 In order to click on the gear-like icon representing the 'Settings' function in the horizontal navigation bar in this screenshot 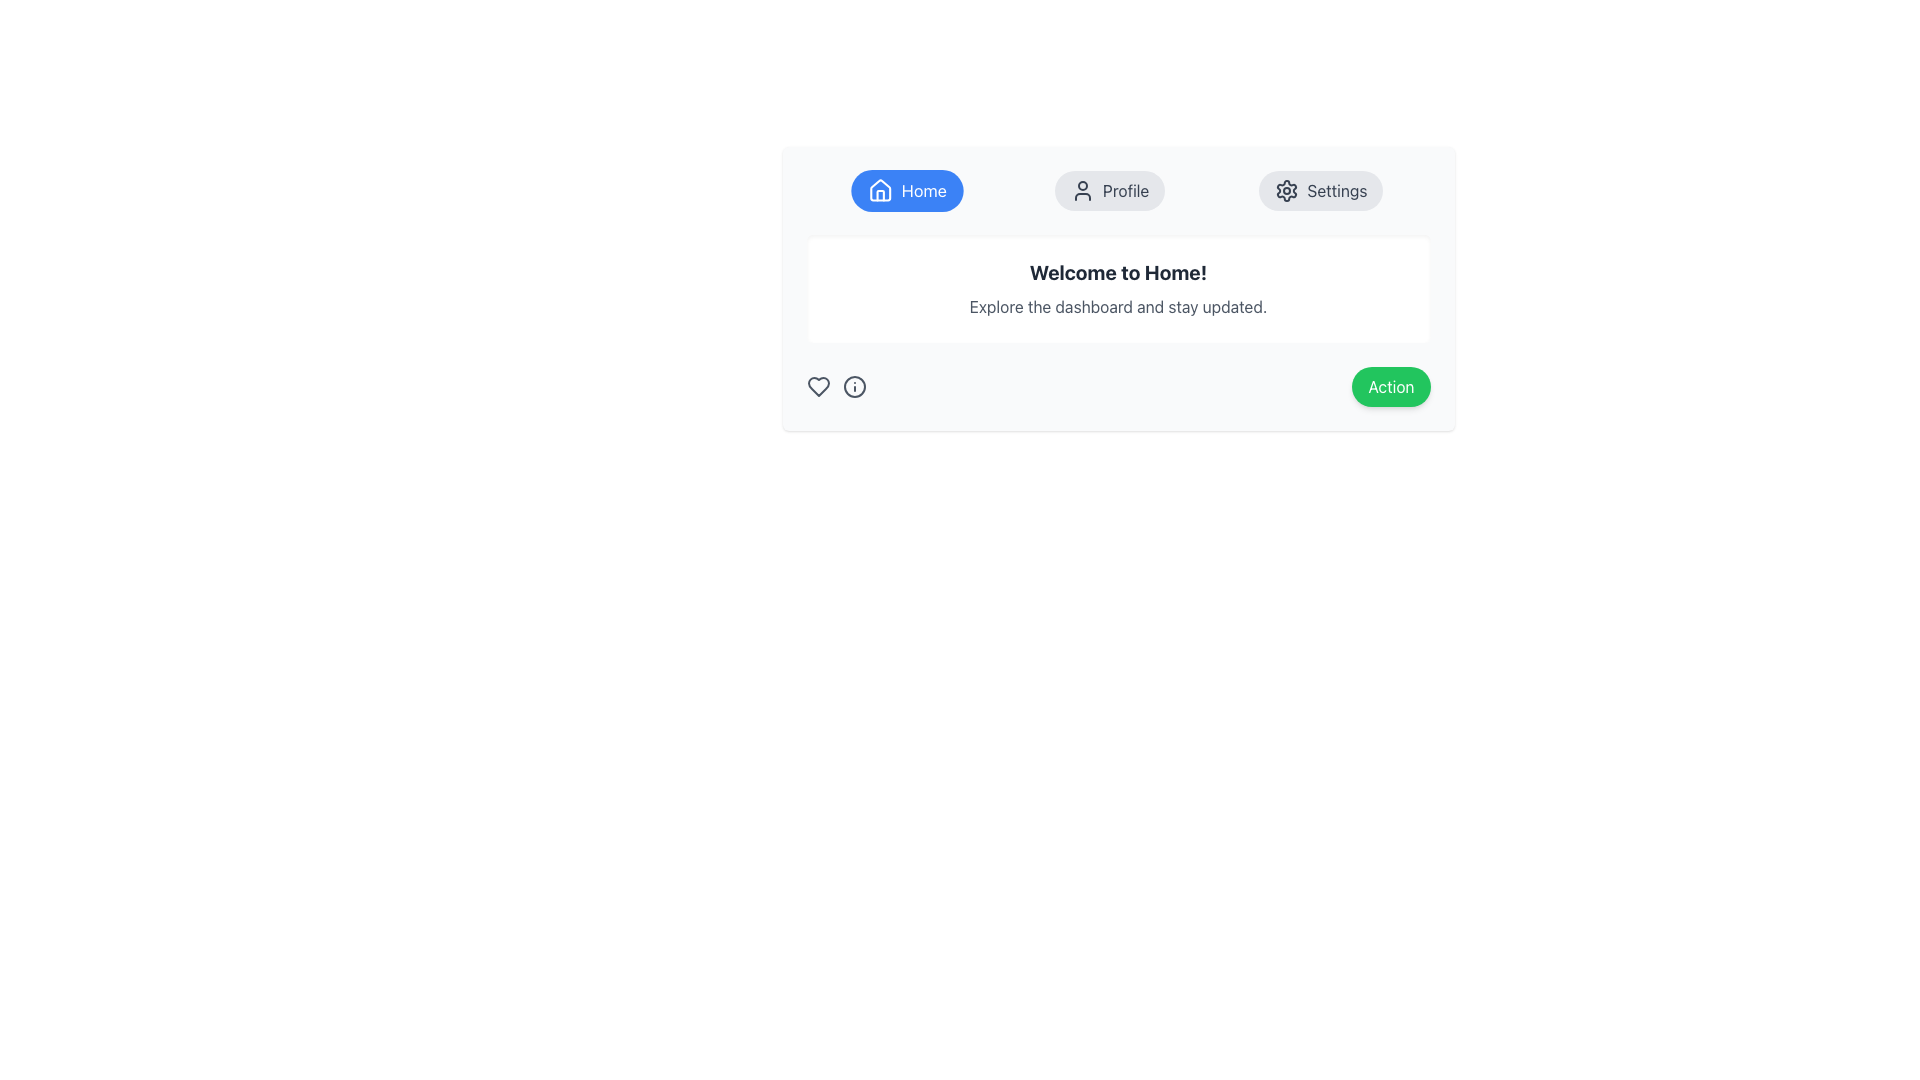, I will do `click(1287, 191)`.